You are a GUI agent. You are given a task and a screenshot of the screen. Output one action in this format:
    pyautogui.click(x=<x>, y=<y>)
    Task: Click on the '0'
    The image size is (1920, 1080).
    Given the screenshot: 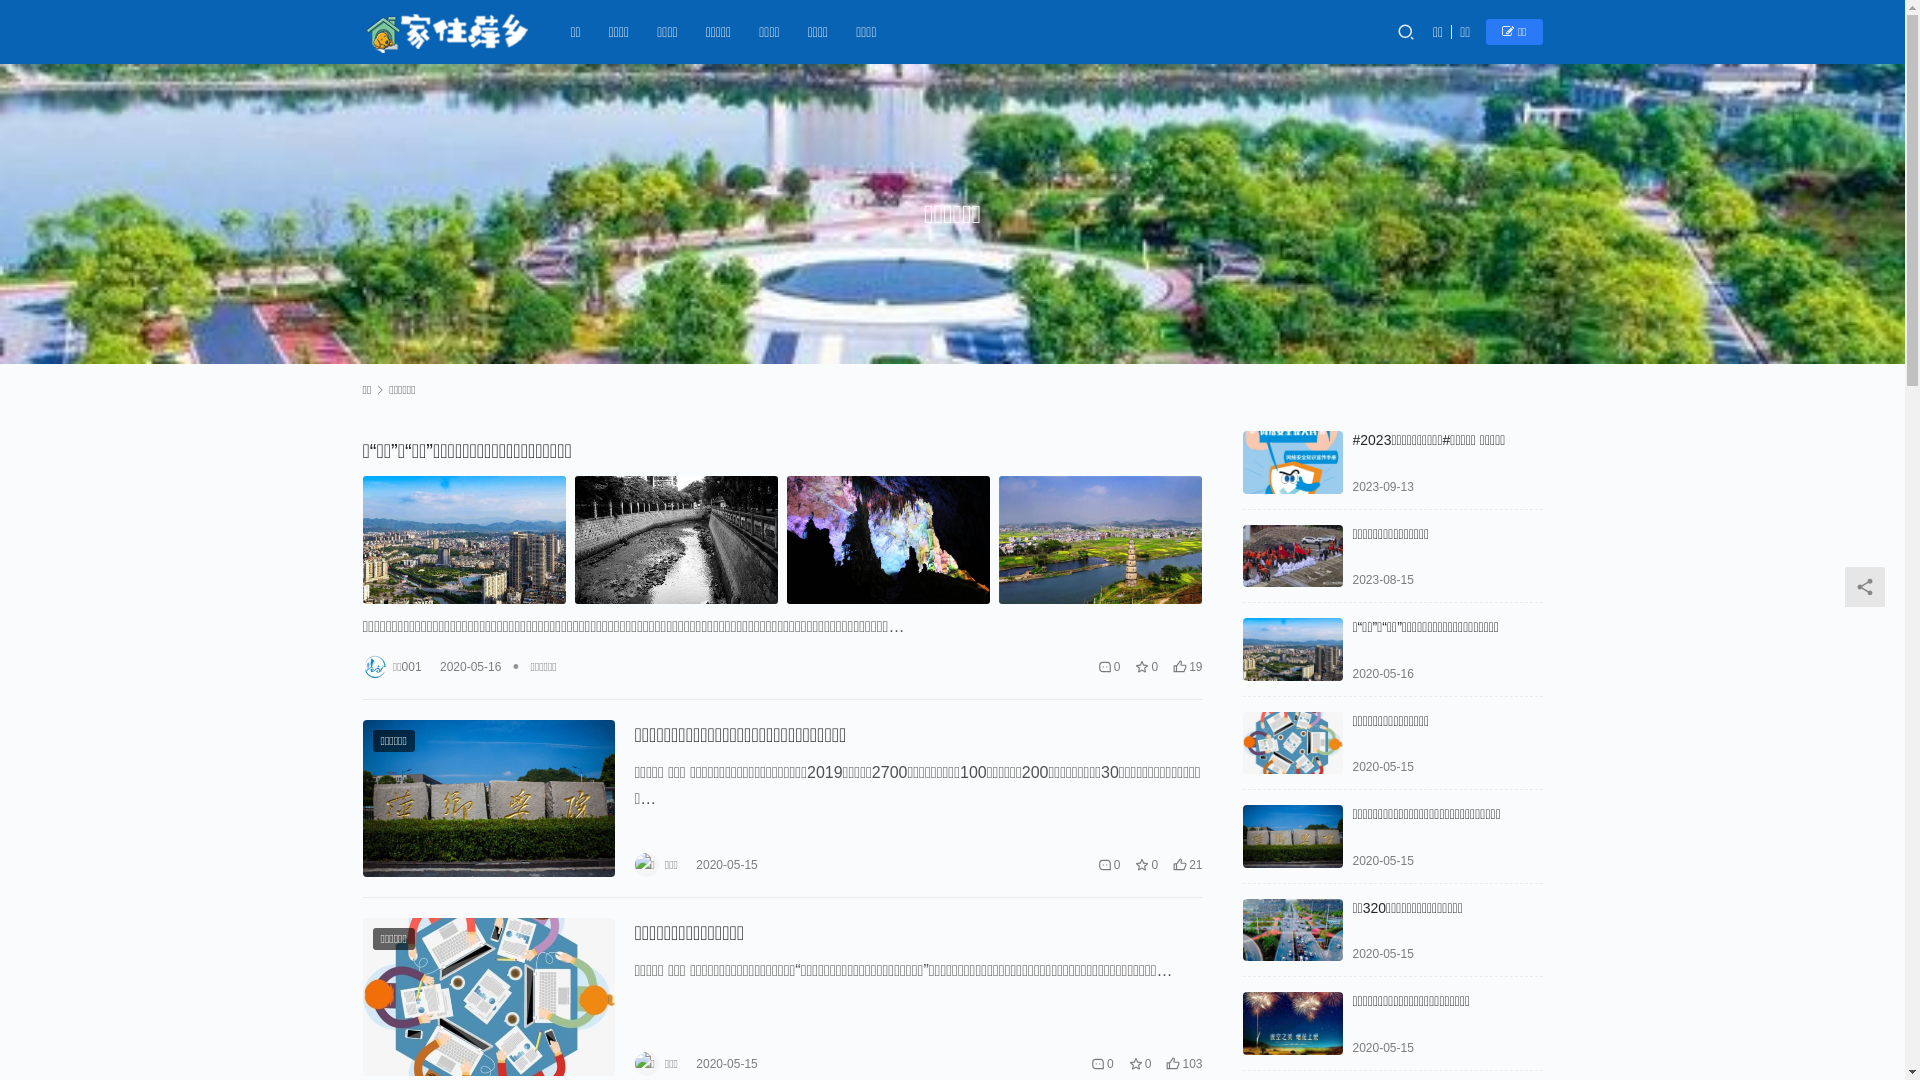 What is the action you would take?
    pyautogui.click(x=1097, y=863)
    